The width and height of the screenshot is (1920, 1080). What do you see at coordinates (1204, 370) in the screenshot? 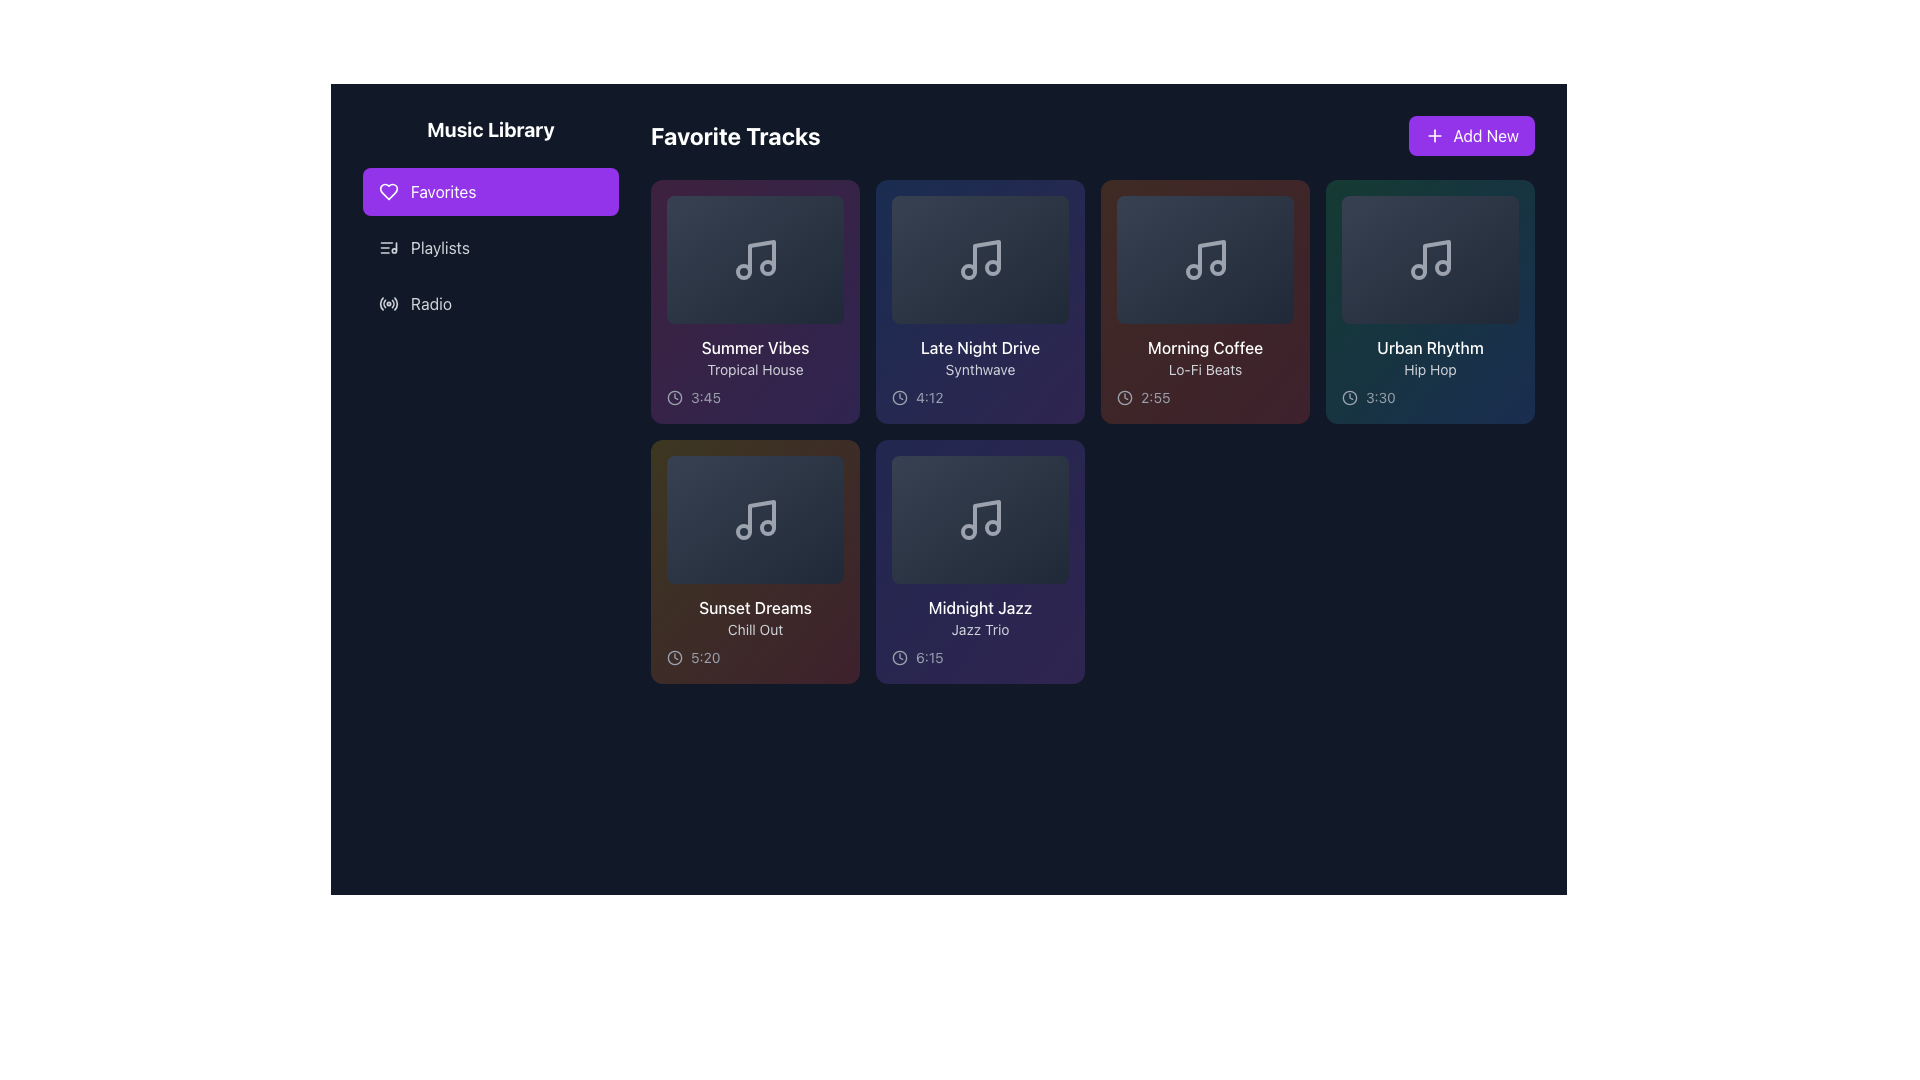
I see `text element displaying 'Lo-Fi Beats' which is centrally aligned and positioned below 'Morning Coffee'` at bounding box center [1204, 370].